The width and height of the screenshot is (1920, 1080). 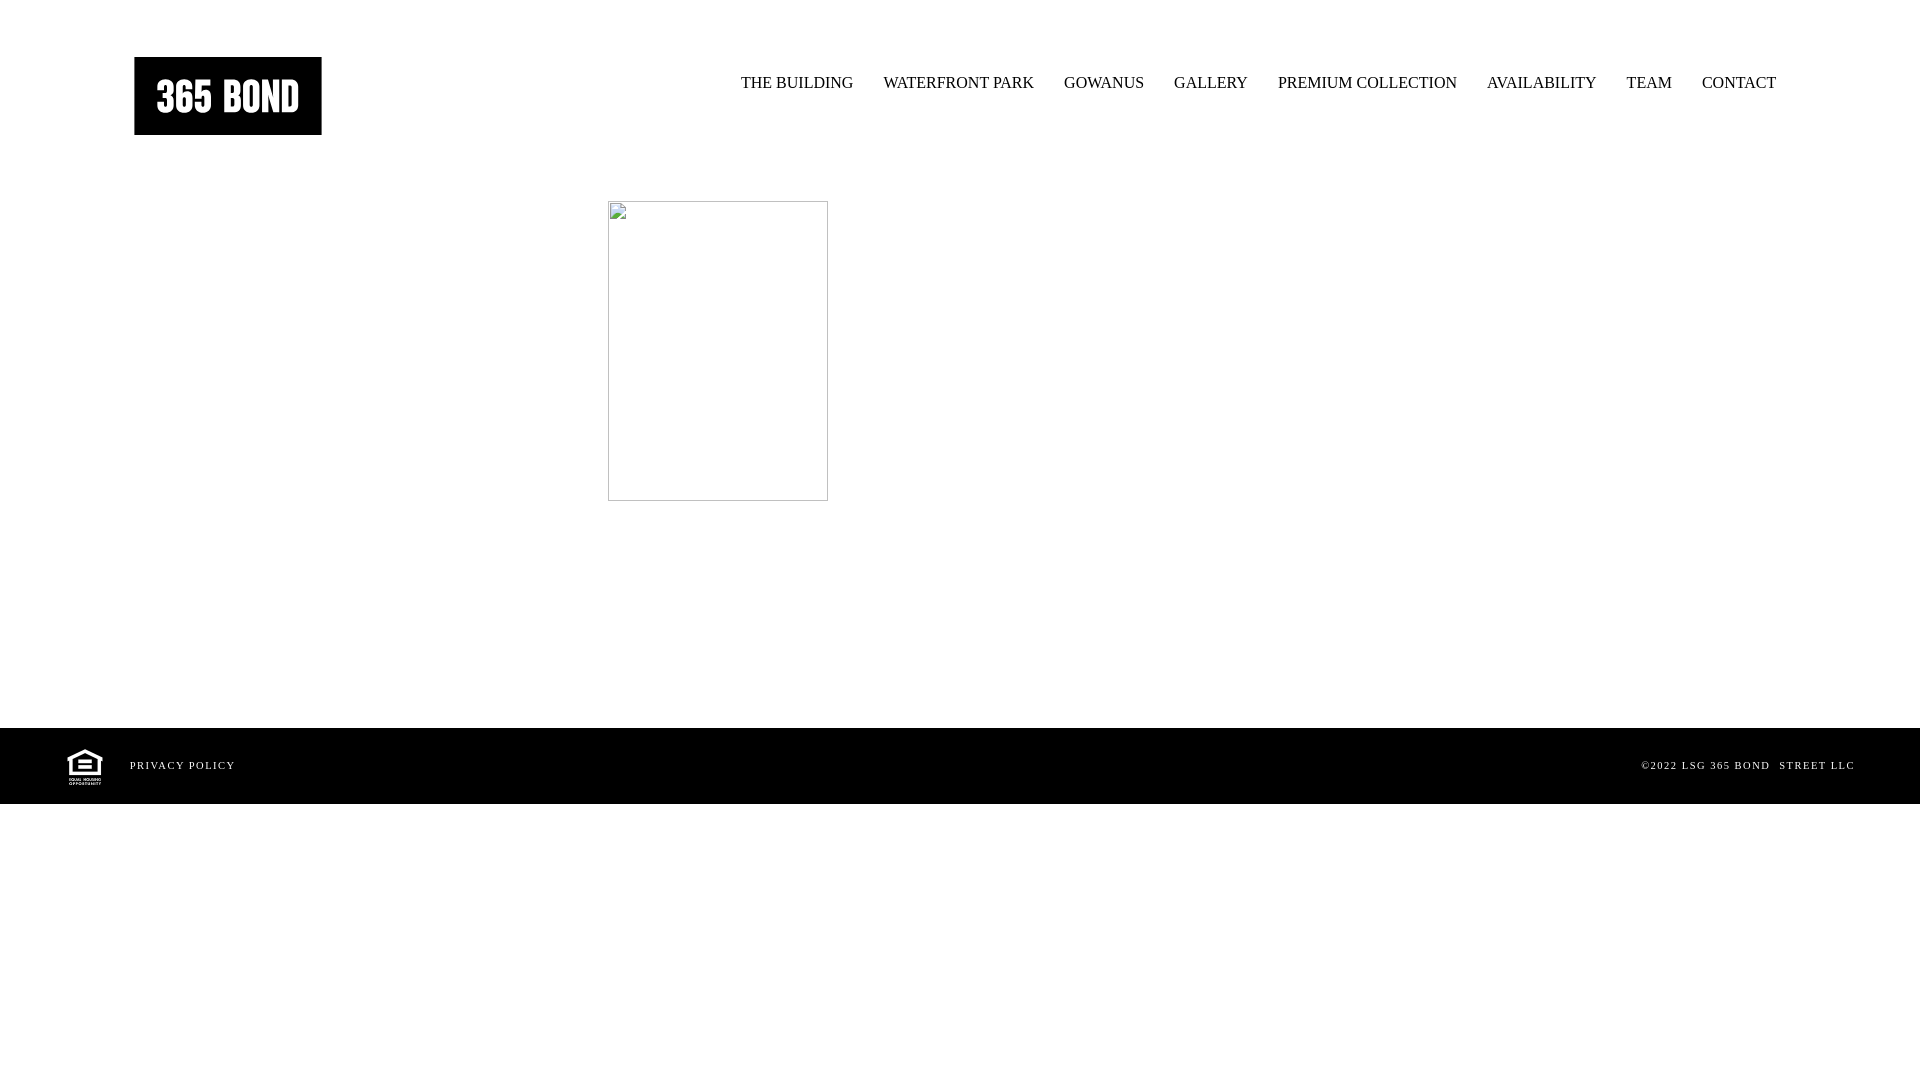 I want to click on 'GALLERY', so click(x=1209, y=76).